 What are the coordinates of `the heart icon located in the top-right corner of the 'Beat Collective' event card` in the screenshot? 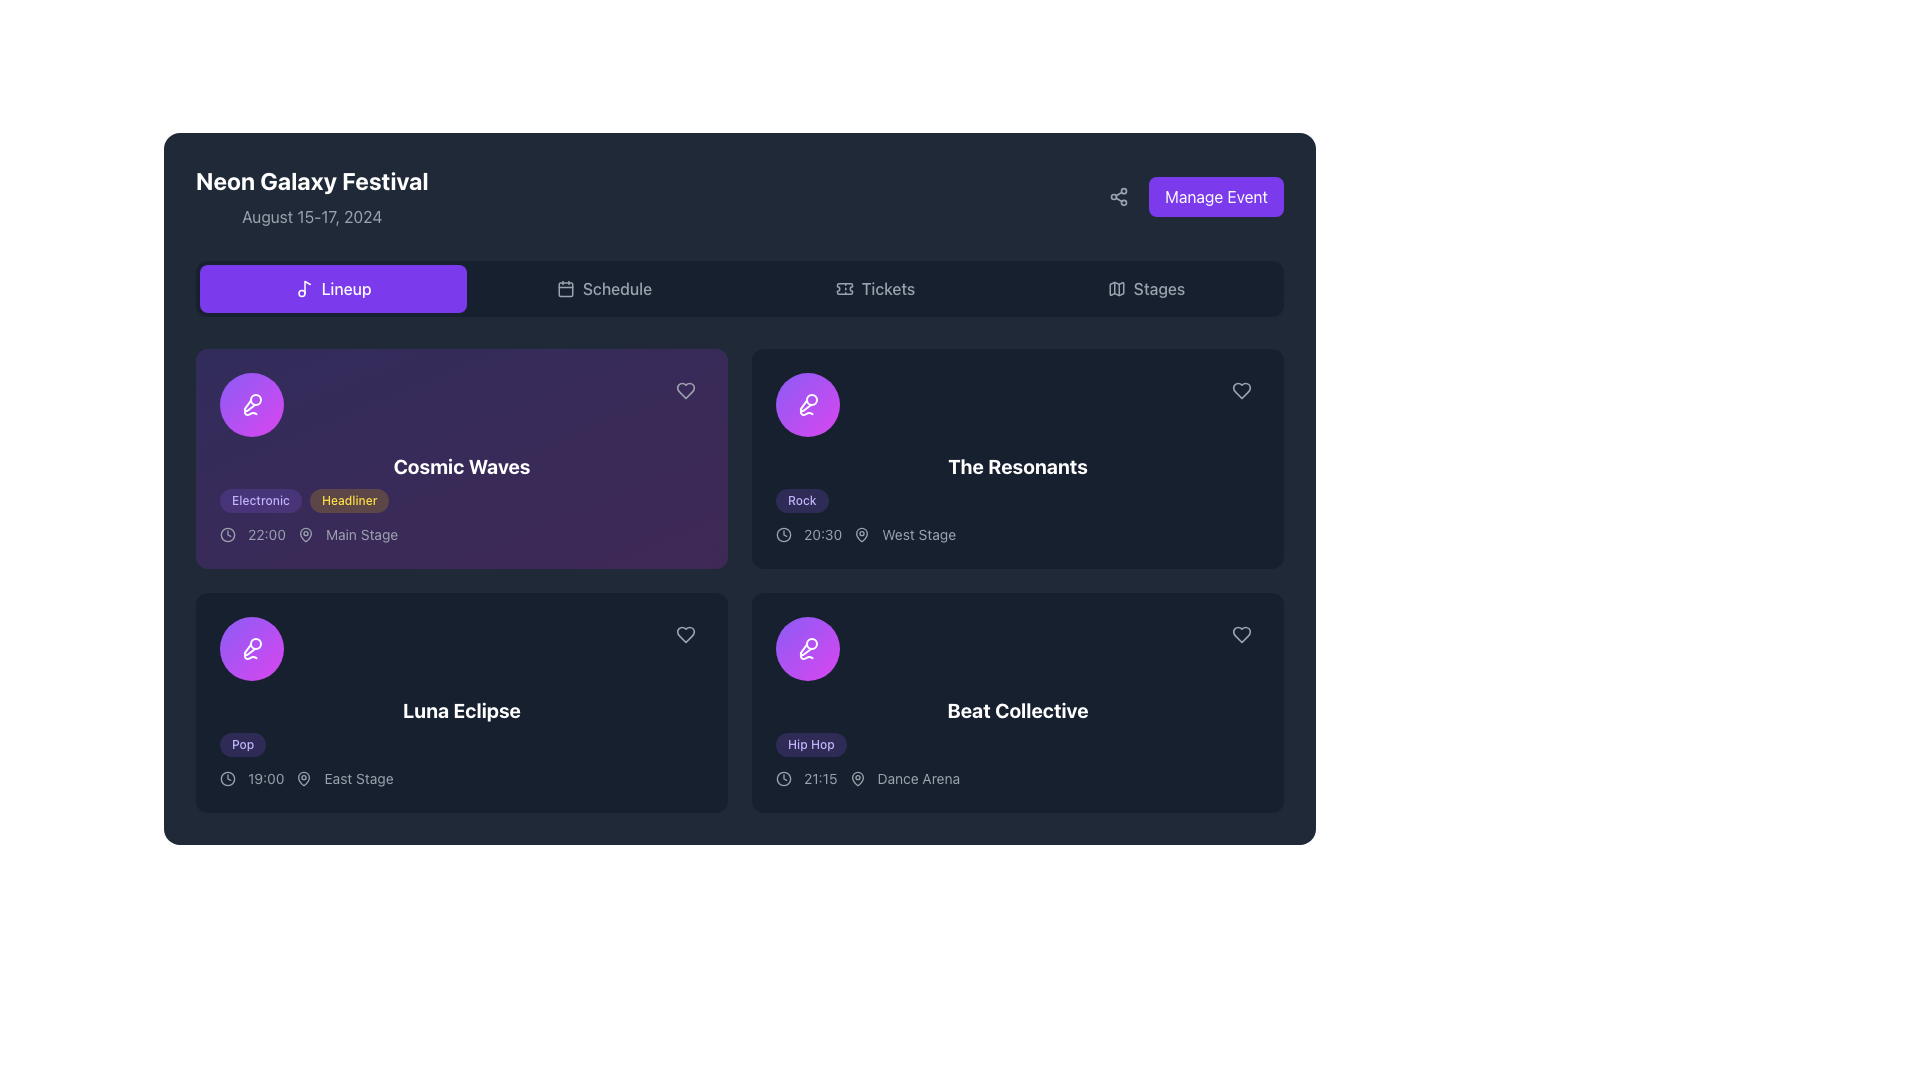 It's located at (1241, 635).